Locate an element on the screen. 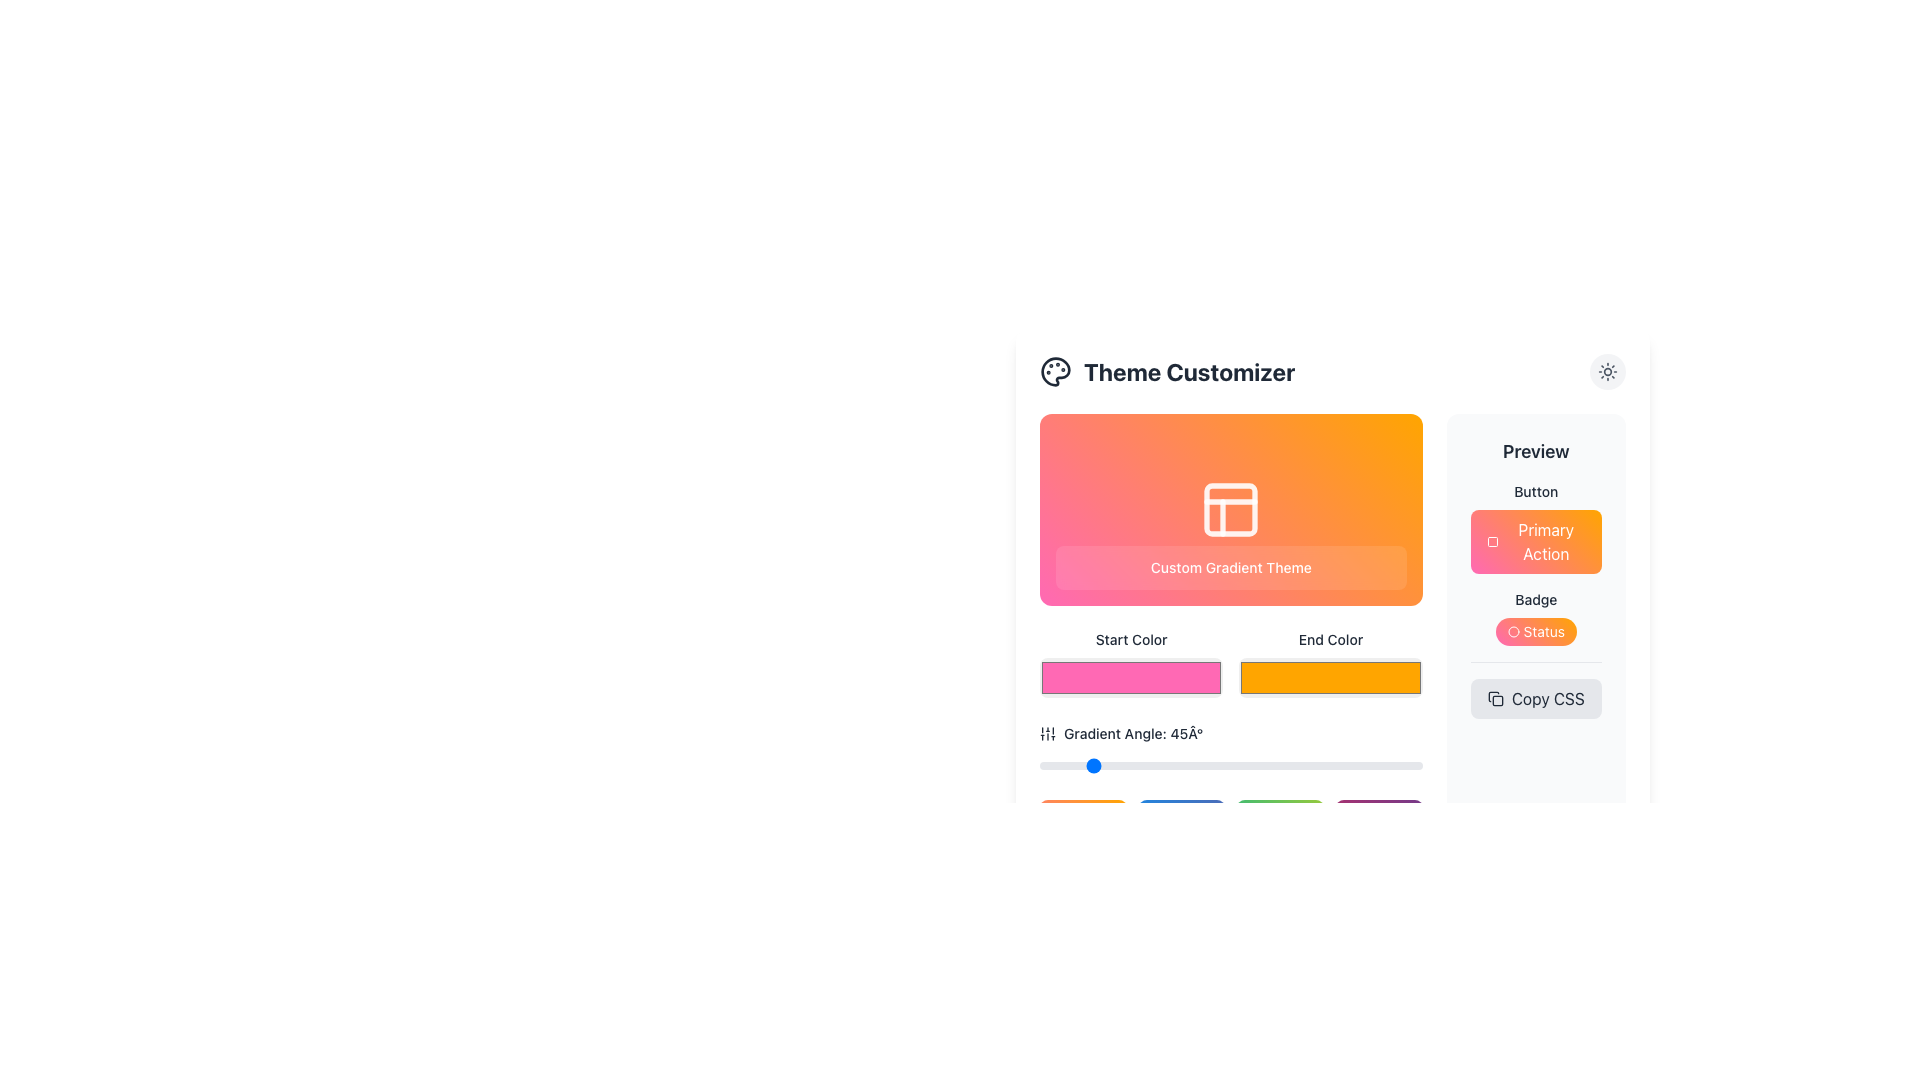  the gradient angle is located at coordinates (1351, 765).